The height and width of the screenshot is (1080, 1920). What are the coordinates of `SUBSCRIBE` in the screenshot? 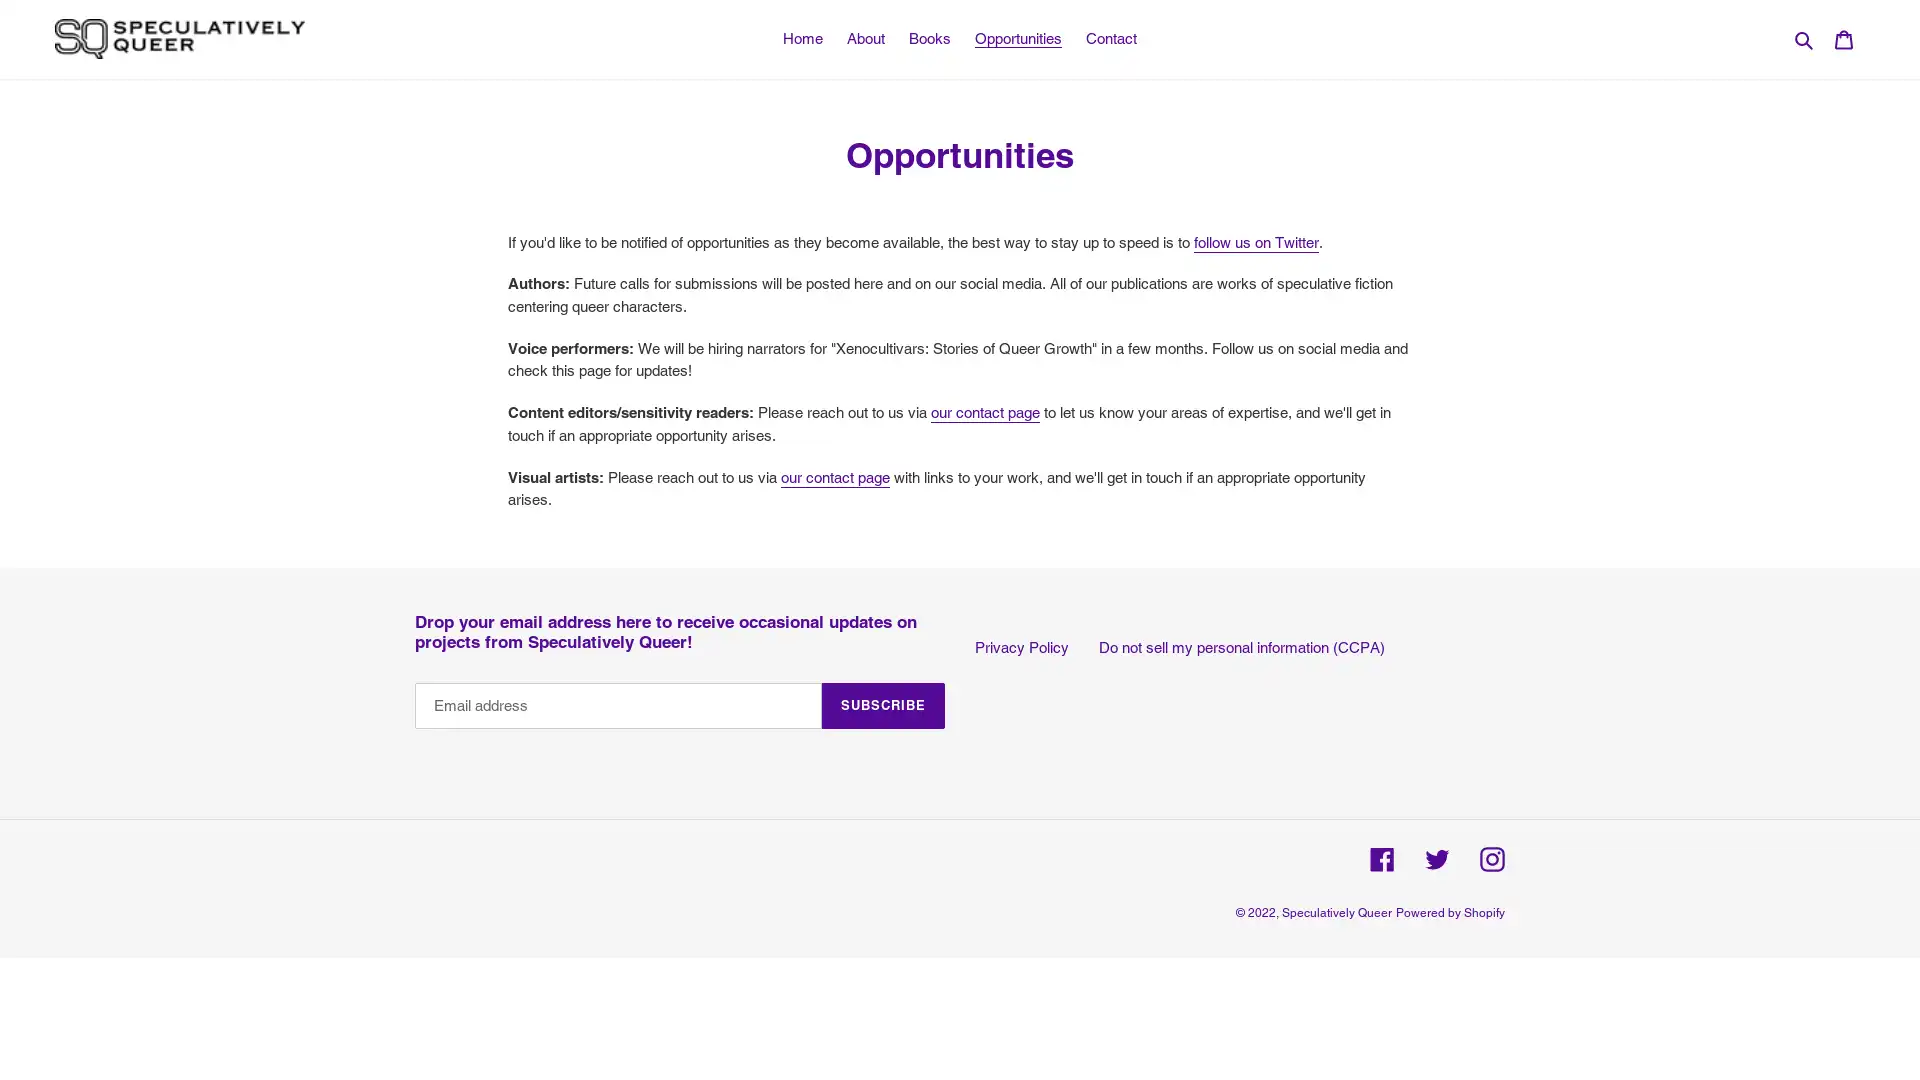 It's located at (882, 704).